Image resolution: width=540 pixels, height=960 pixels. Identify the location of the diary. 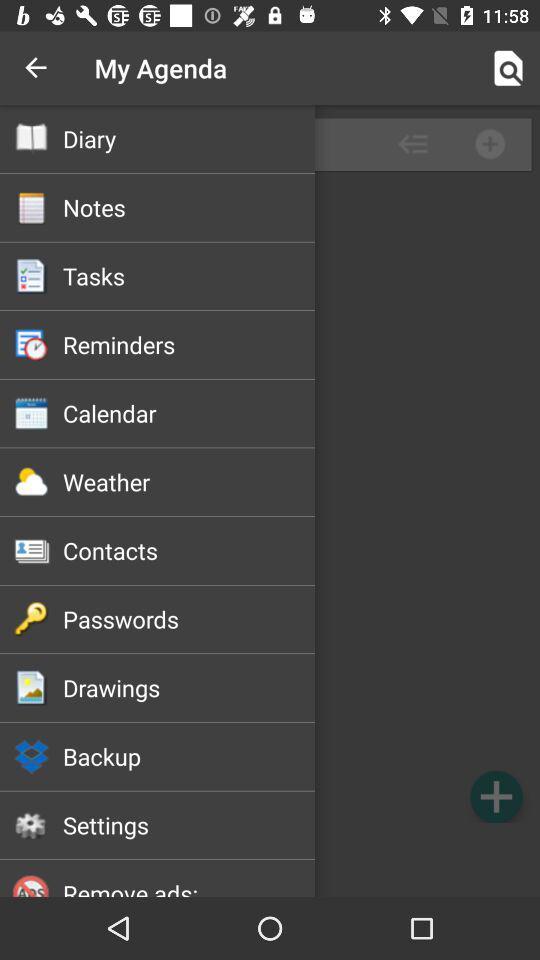
(189, 137).